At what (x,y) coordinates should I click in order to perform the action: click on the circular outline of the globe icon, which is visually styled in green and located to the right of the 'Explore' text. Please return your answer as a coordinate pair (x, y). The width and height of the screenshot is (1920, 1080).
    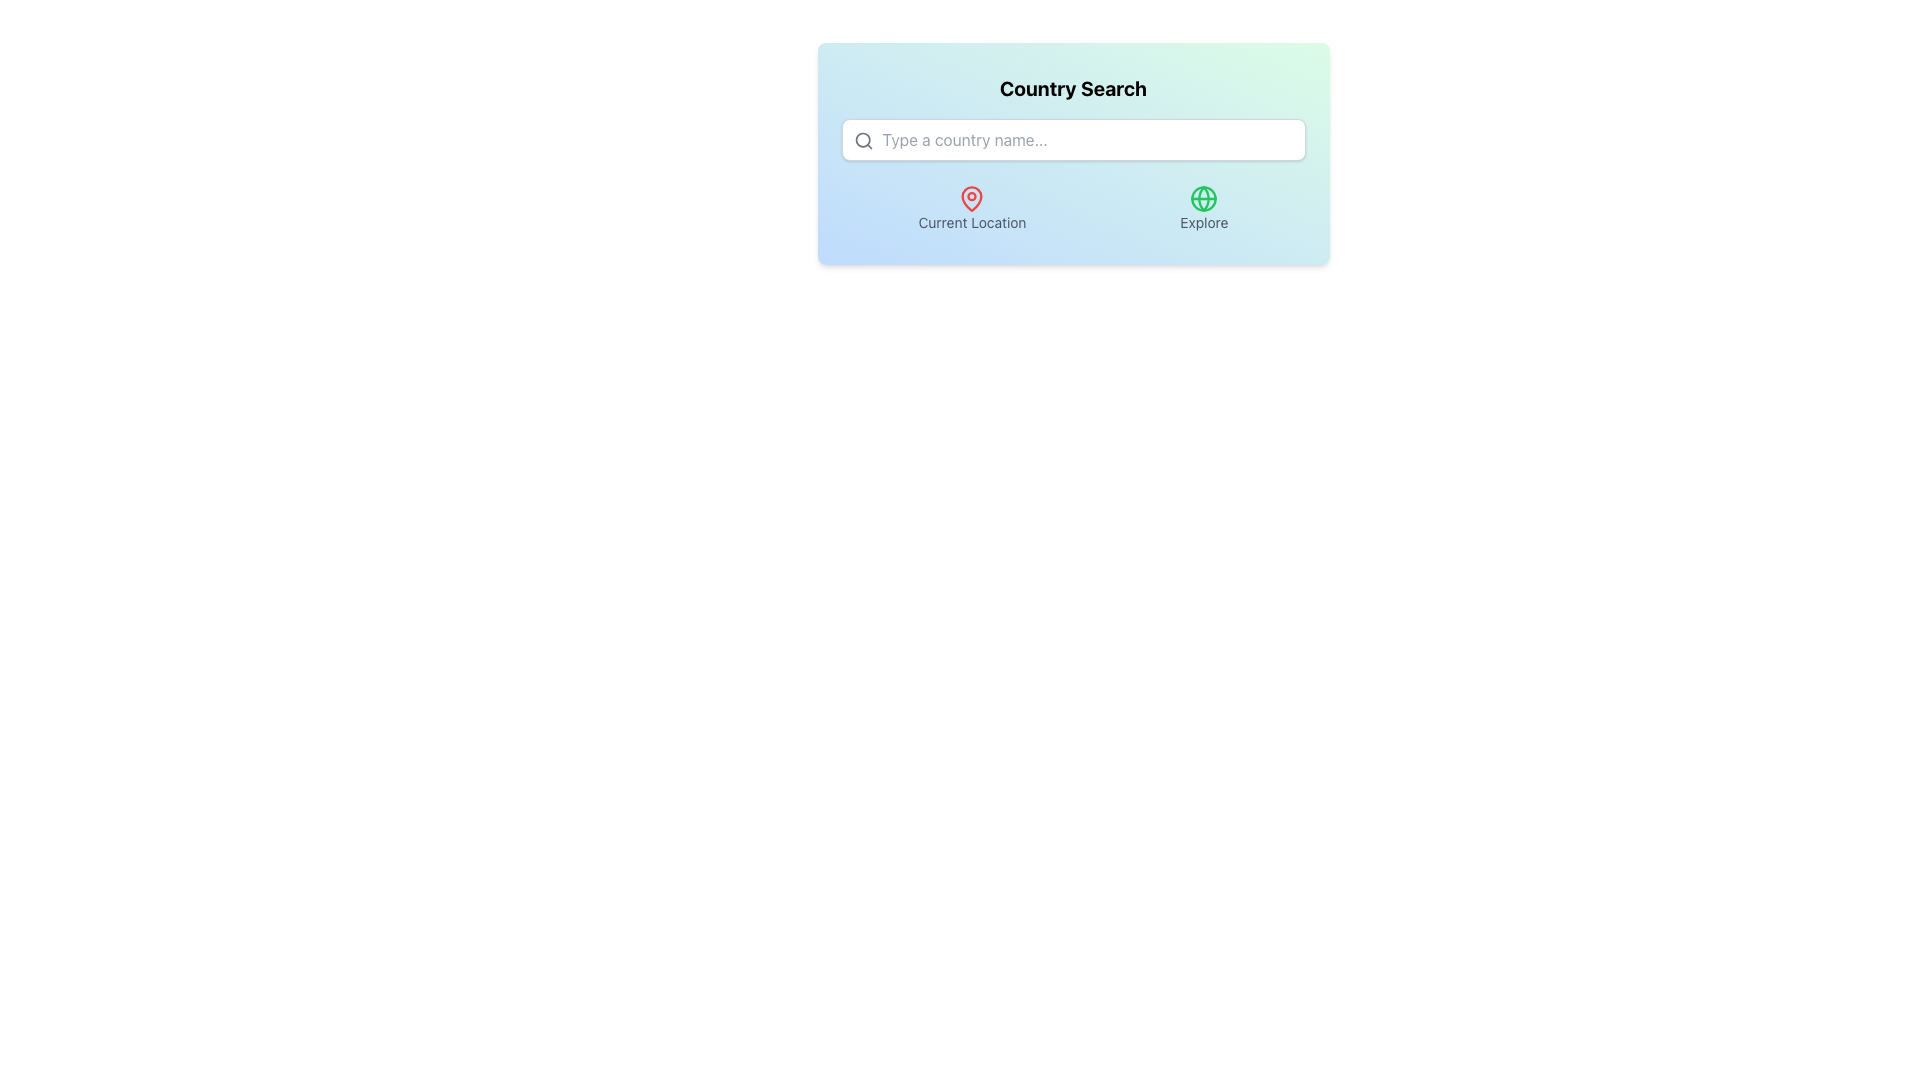
    Looking at the image, I should click on (1203, 199).